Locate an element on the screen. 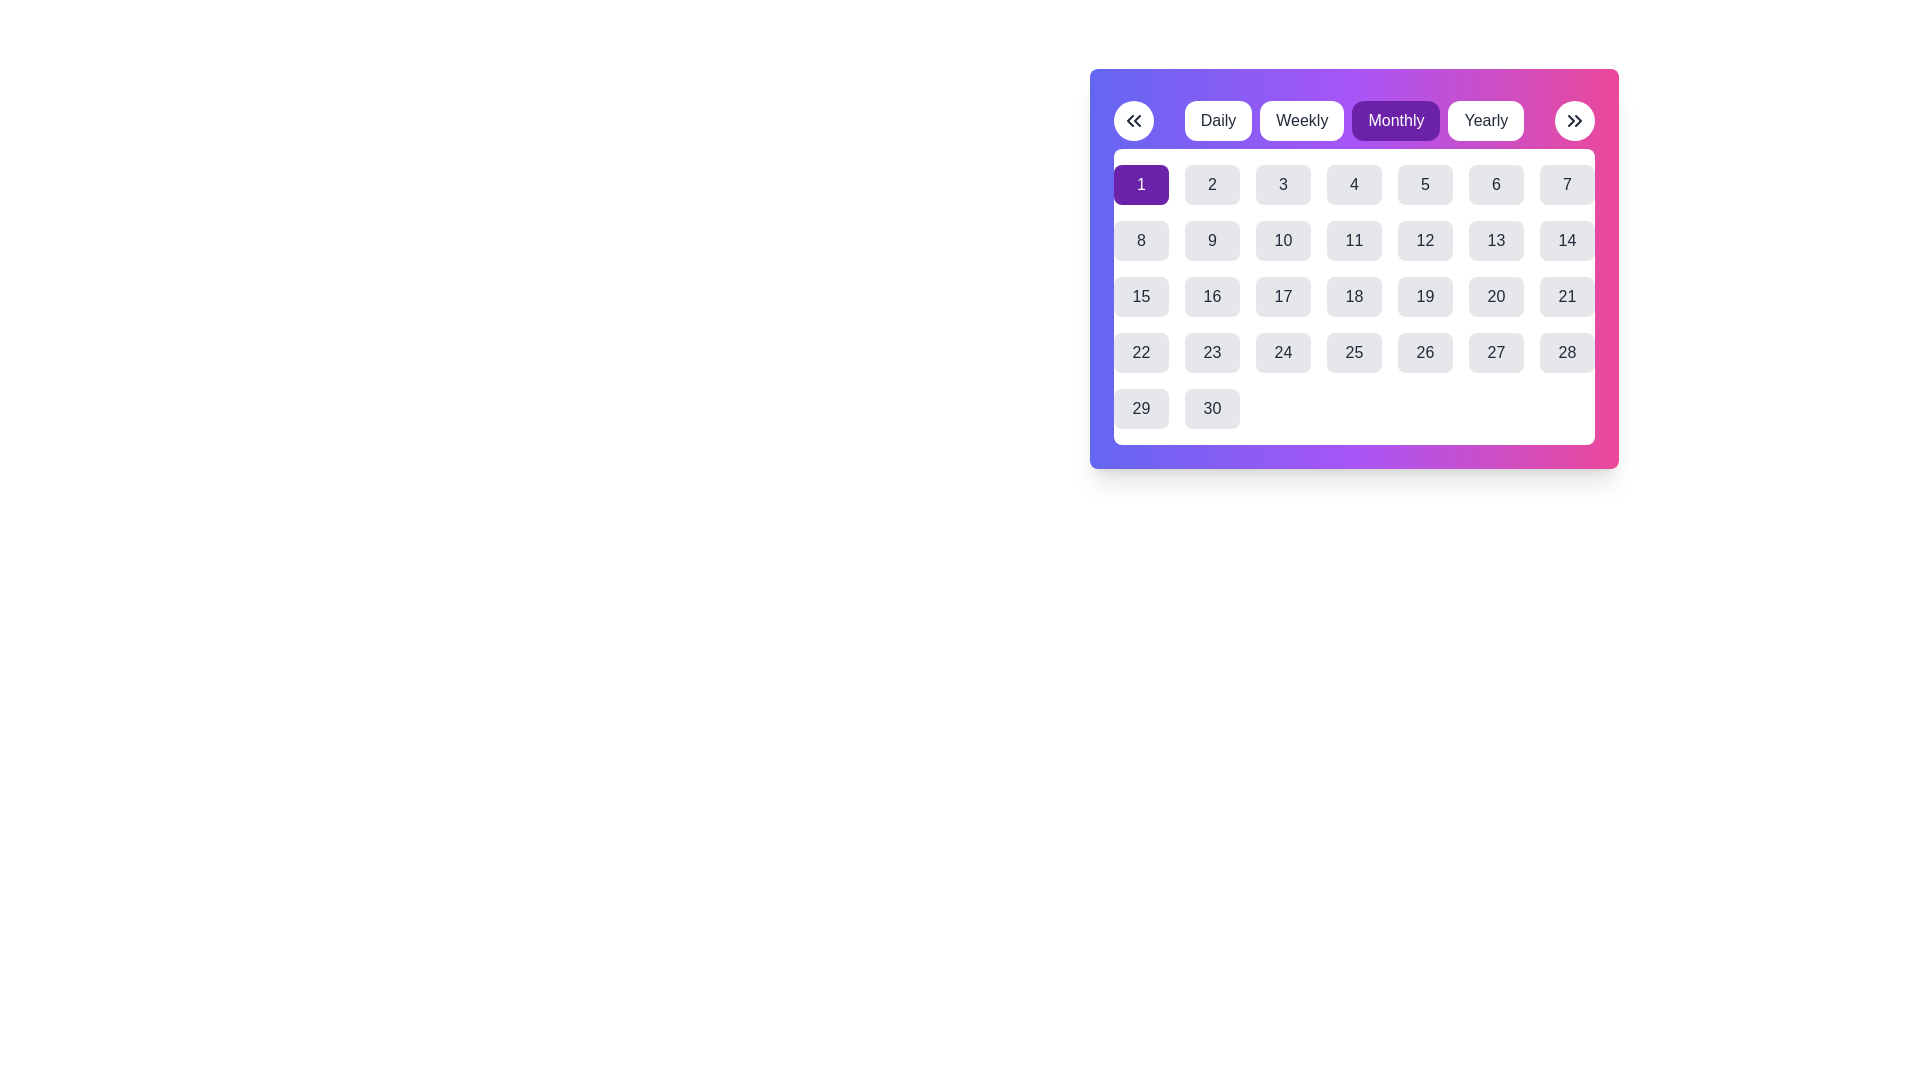 This screenshot has height=1080, width=1920. the rounded rectangular button with a light gray background and the text '14' in black is located at coordinates (1566, 239).